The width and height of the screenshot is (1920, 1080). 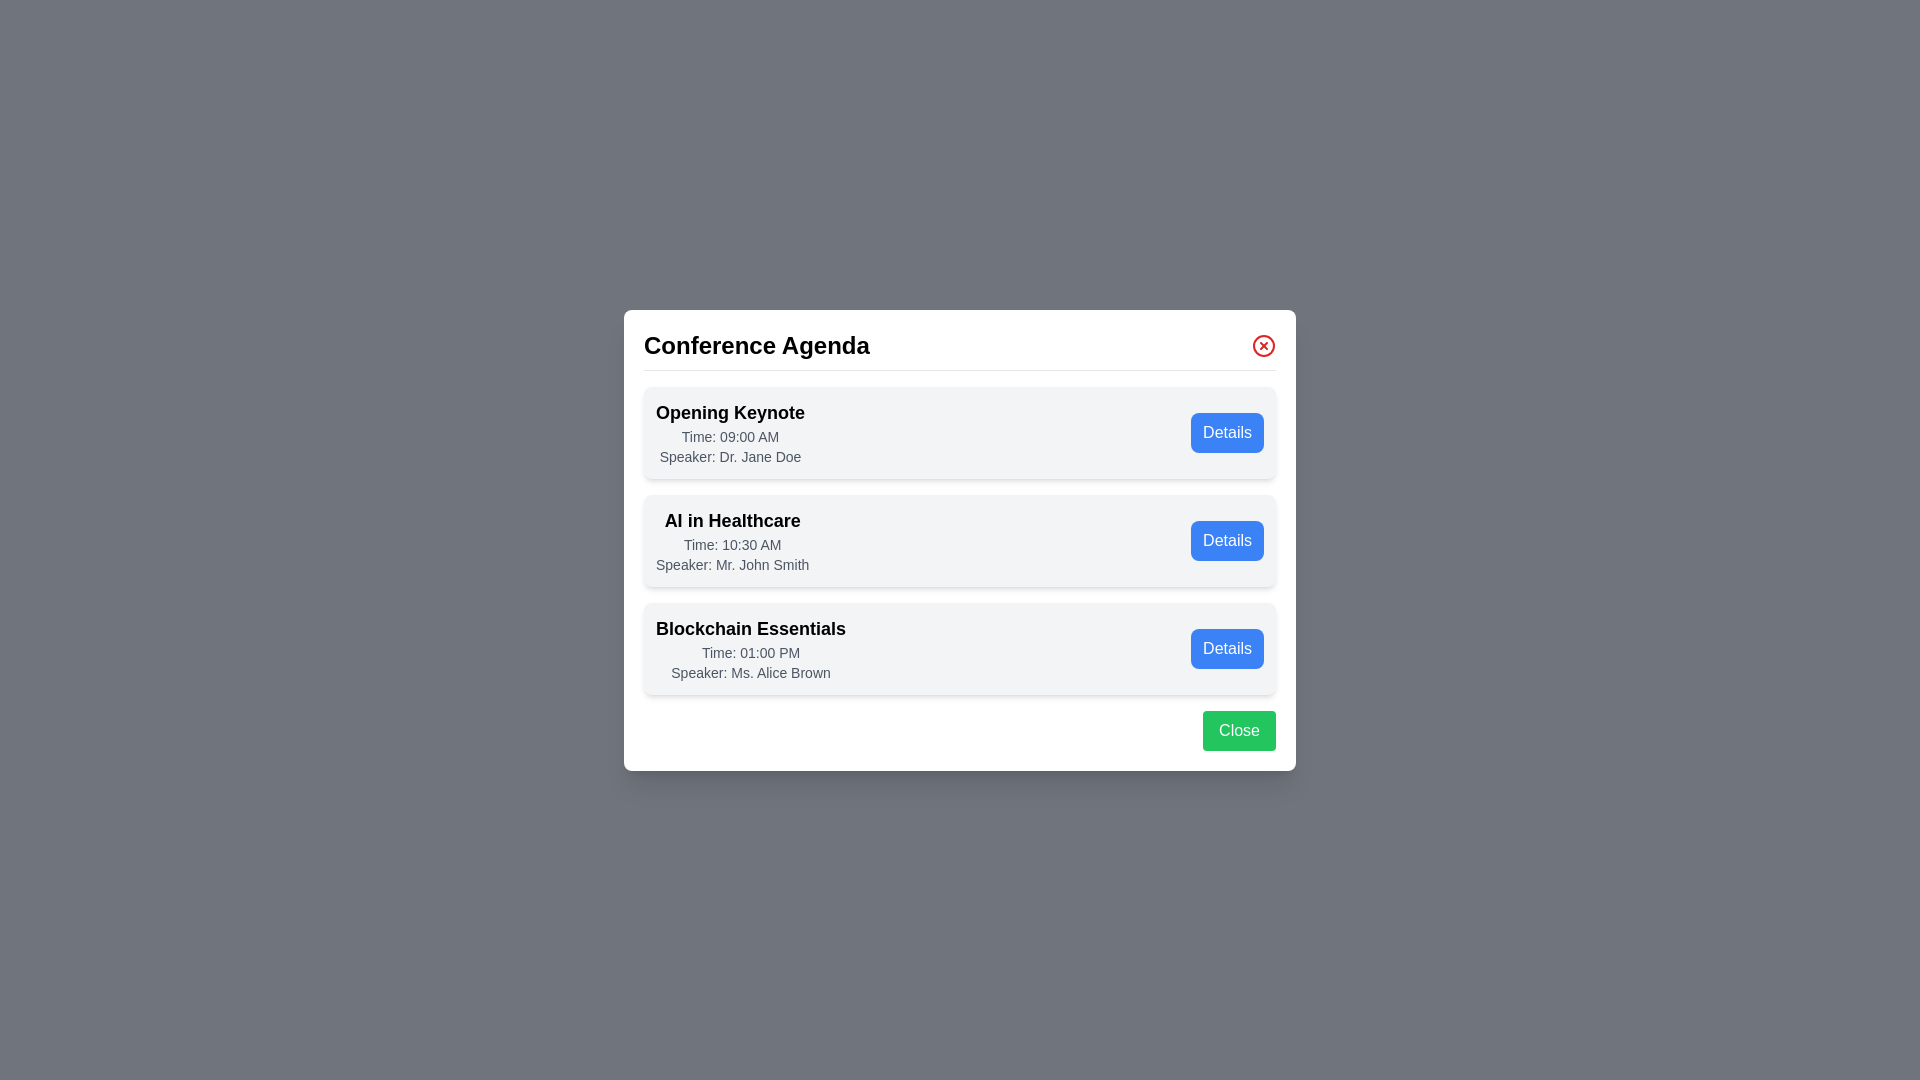 I want to click on the 'Details' button for the agenda item 'Opening Keynote', so click(x=1226, y=431).